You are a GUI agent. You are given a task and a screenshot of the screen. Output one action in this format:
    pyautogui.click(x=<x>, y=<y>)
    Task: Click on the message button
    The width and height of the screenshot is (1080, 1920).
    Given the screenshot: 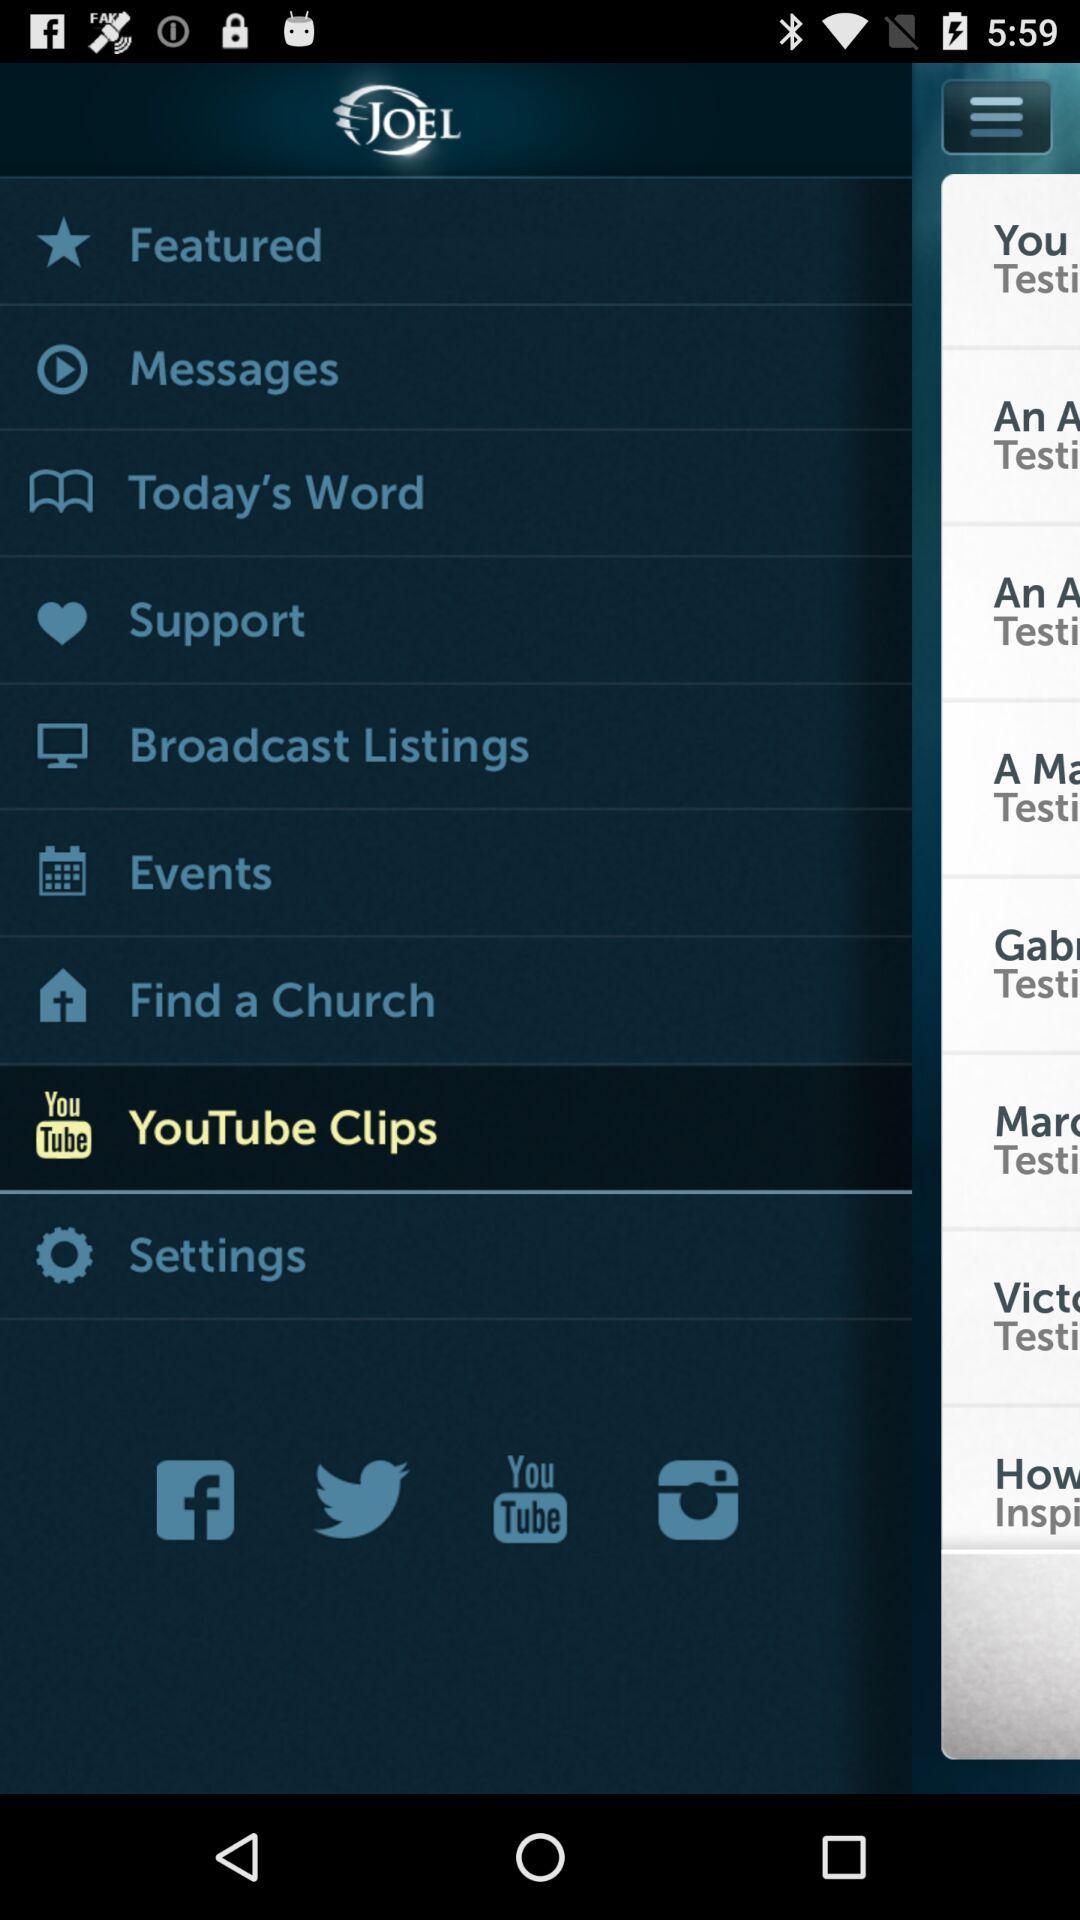 What is the action you would take?
    pyautogui.click(x=455, y=369)
    